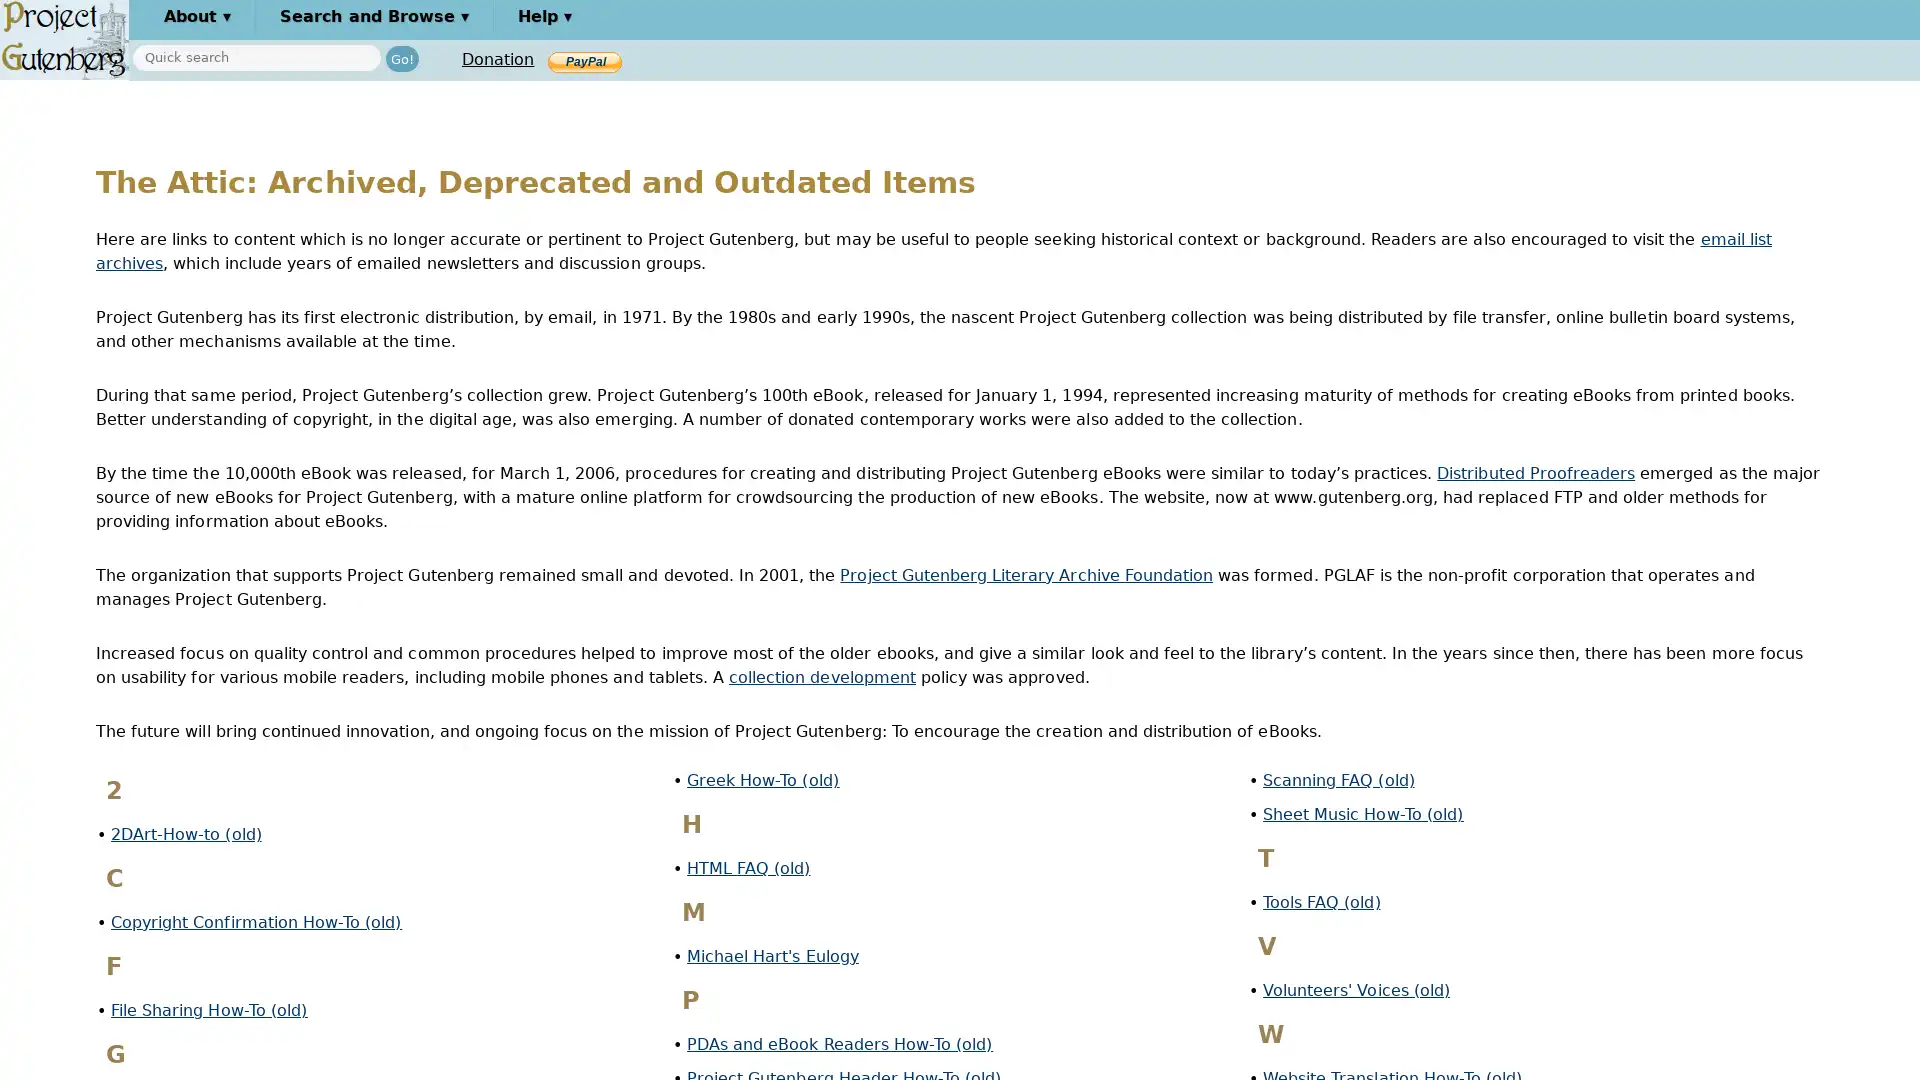  I want to click on Go!, so click(401, 57).